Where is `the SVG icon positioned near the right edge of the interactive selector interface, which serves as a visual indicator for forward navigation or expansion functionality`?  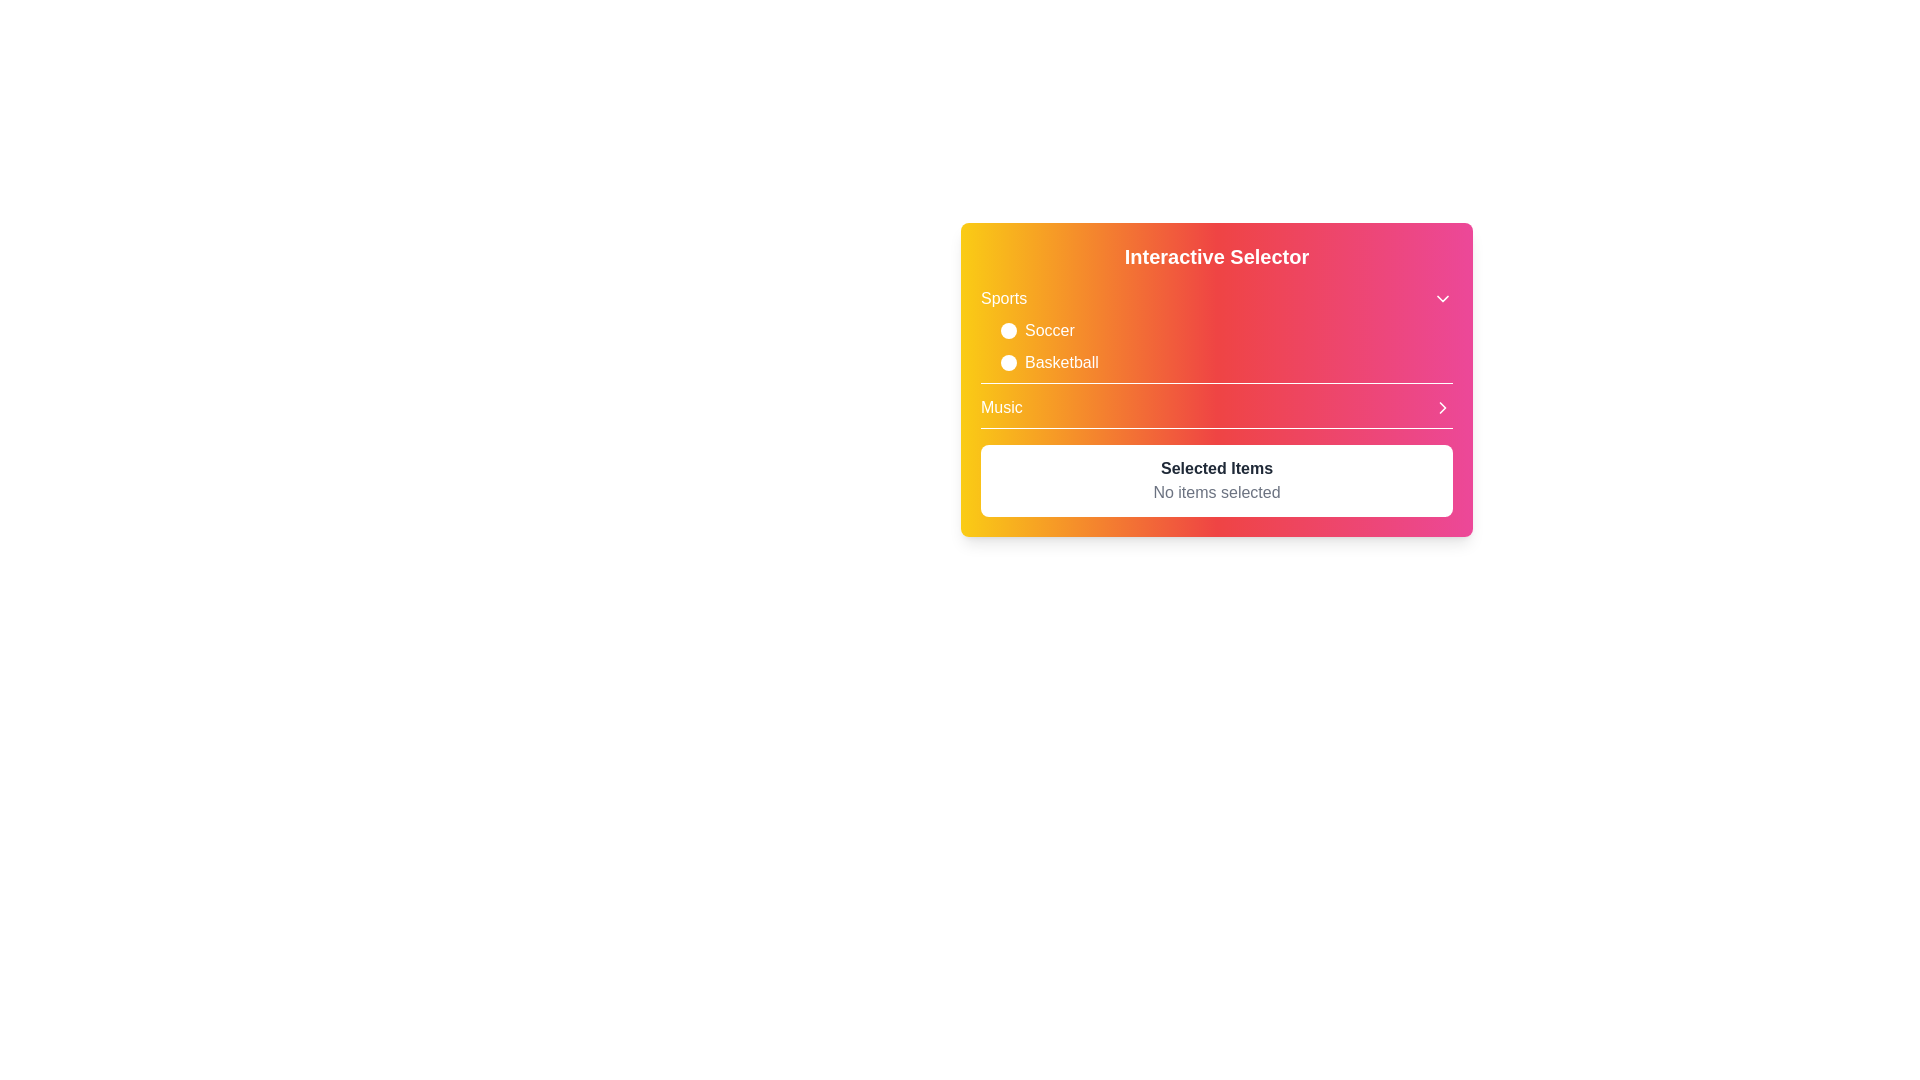 the SVG icon positioned near the right edge of the interactive selector interface, which serves as a visual indicator for forward navigation or expansion functionality is located at coordinates (1443, 407).